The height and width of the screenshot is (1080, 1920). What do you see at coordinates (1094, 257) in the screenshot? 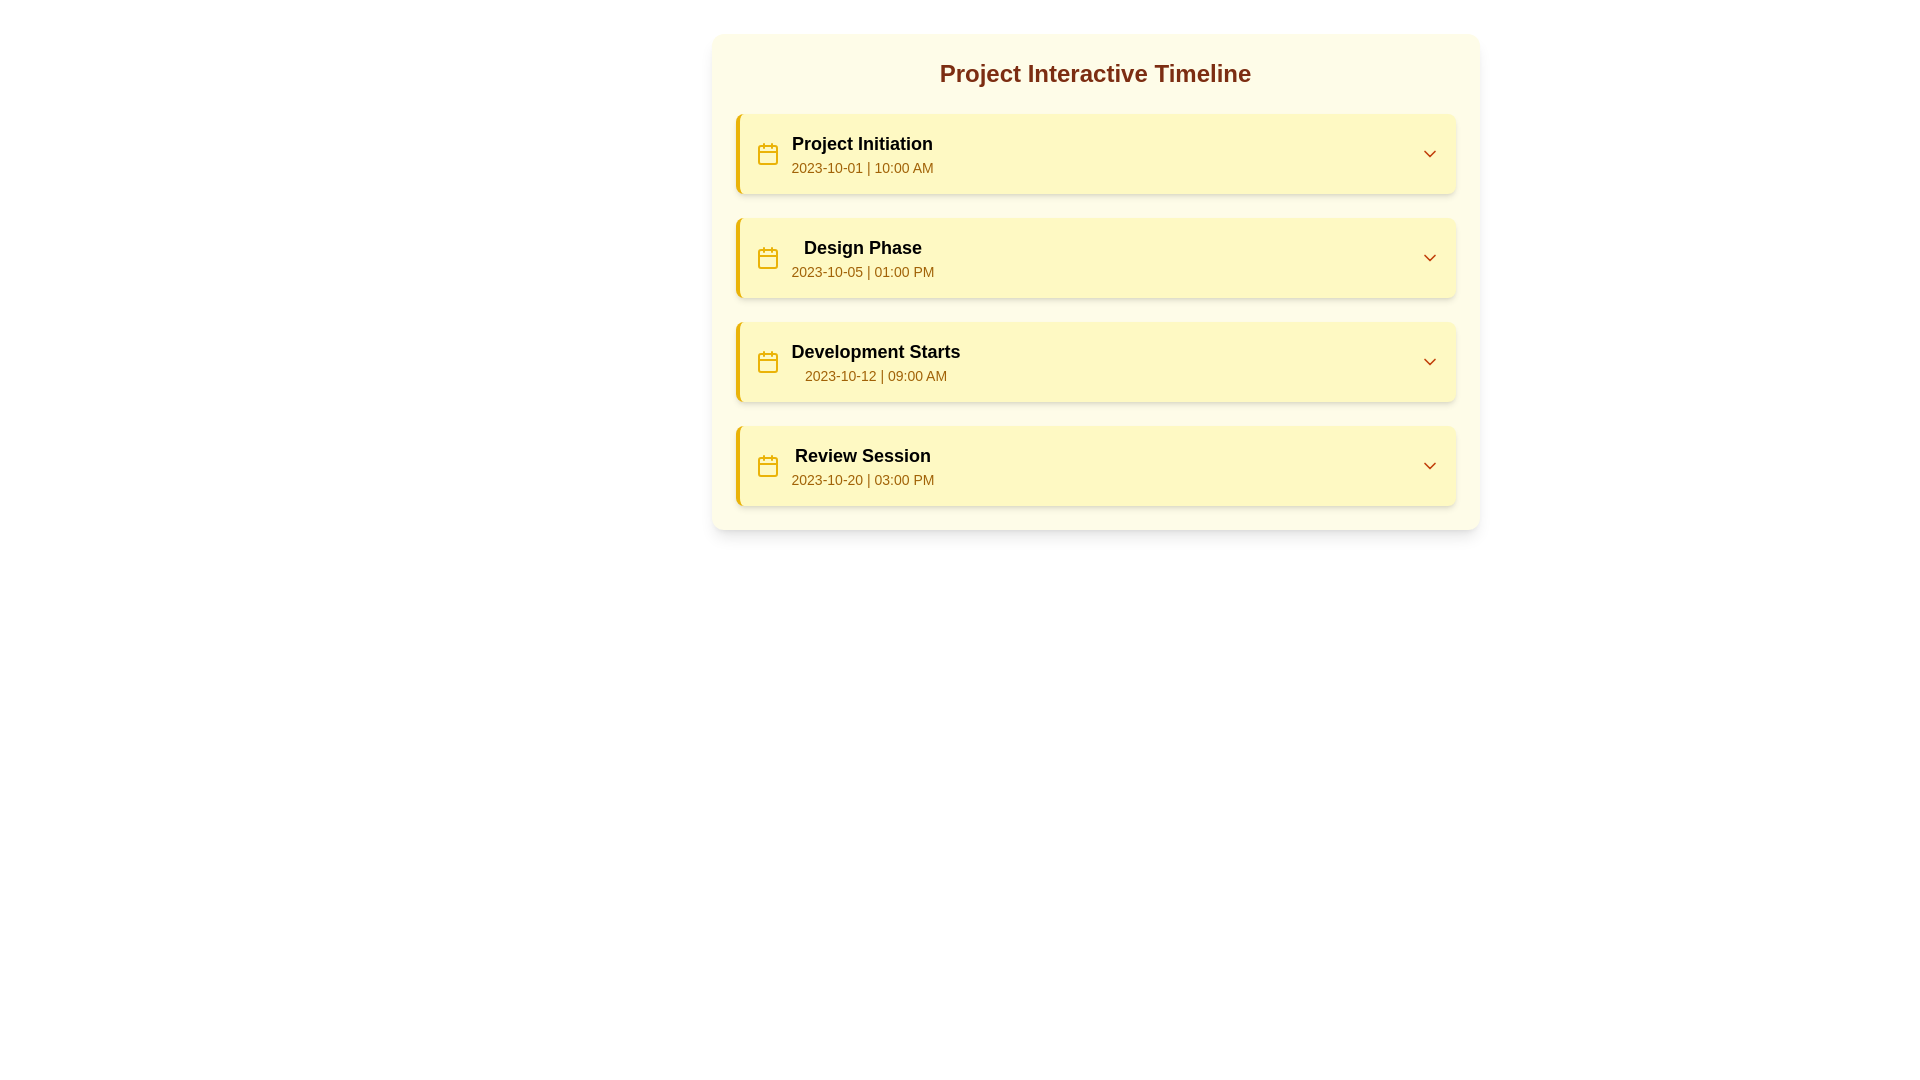
I see `the 'Design Phase' event entry in the timeline` at bounding box center [1094, 257].